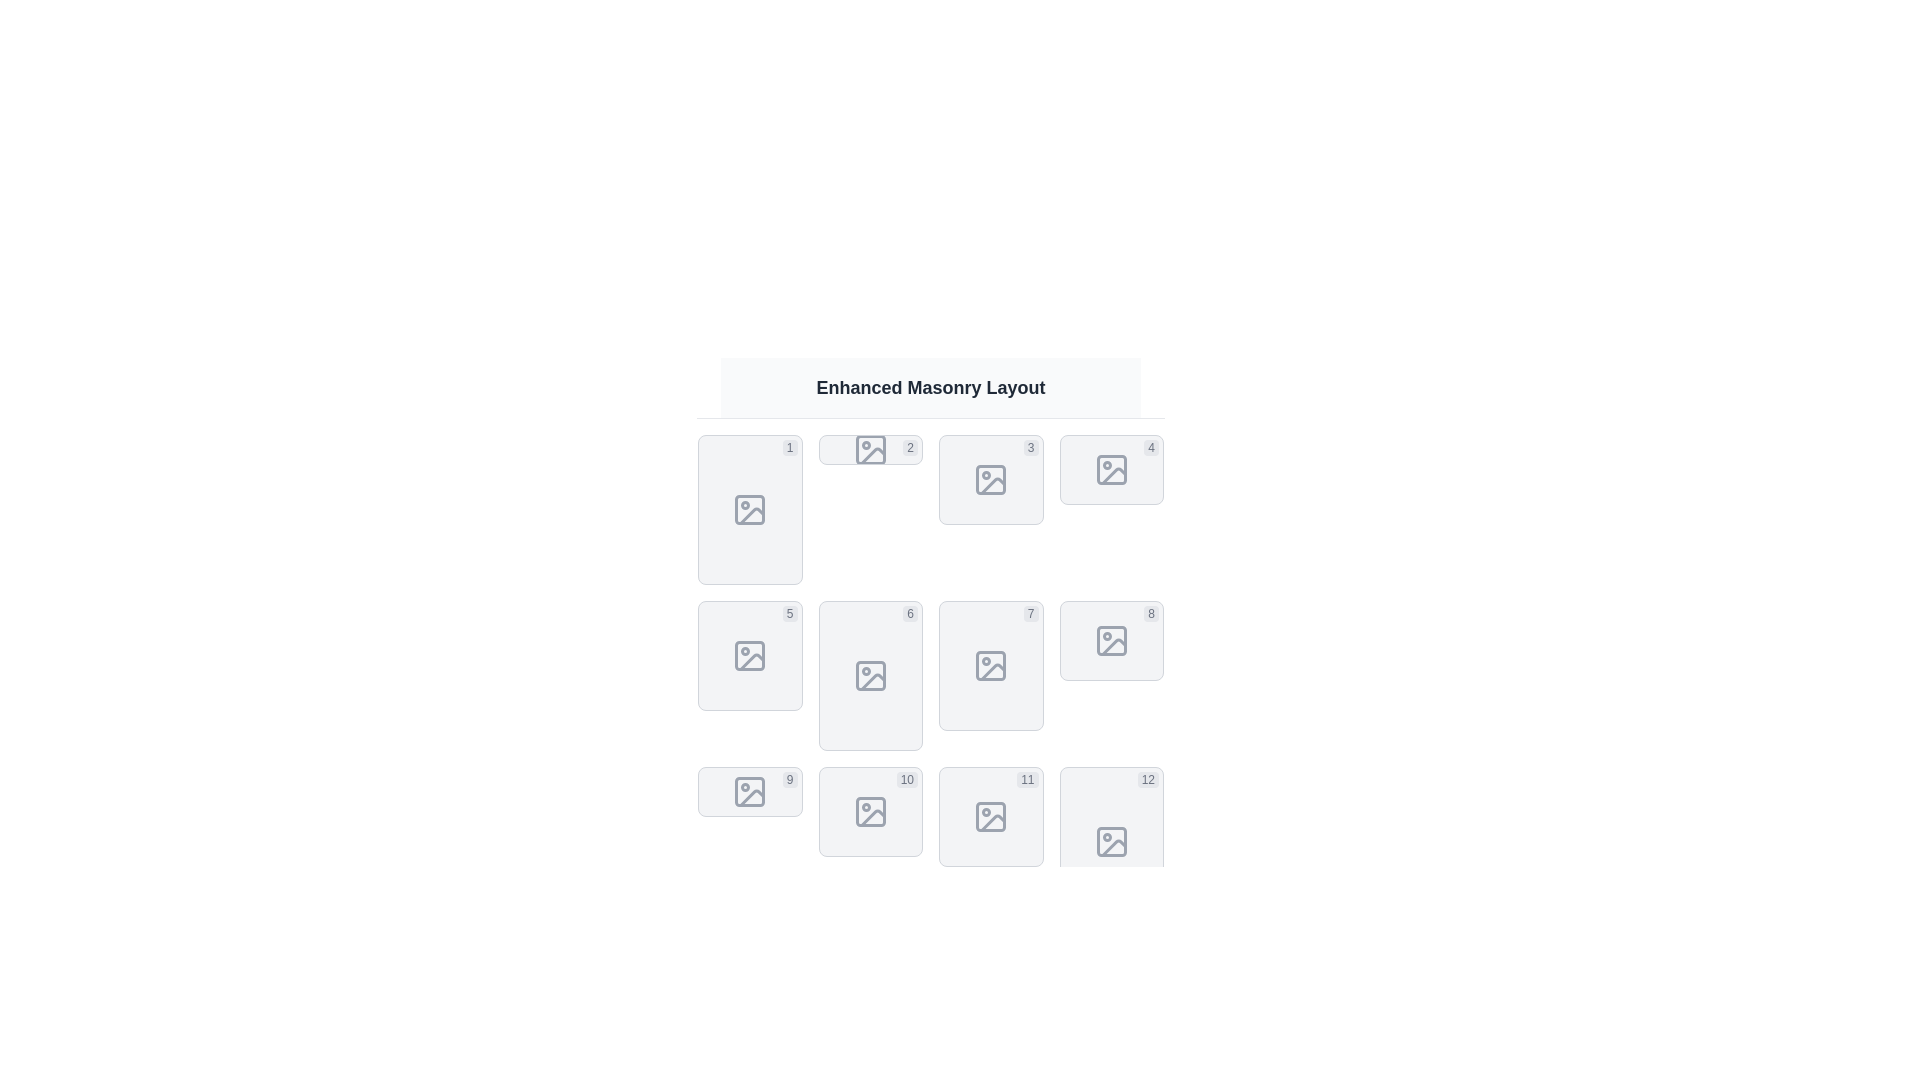 This screenshot has width=1920, height=1080. I want to click on the icon representing imagery, which is a stylized photo icon with a square outline, rounded corners, and a sun symbol in the top-left corner, located inside the fifth item of the Enhanced Masonry Layout, so click(749, 655).